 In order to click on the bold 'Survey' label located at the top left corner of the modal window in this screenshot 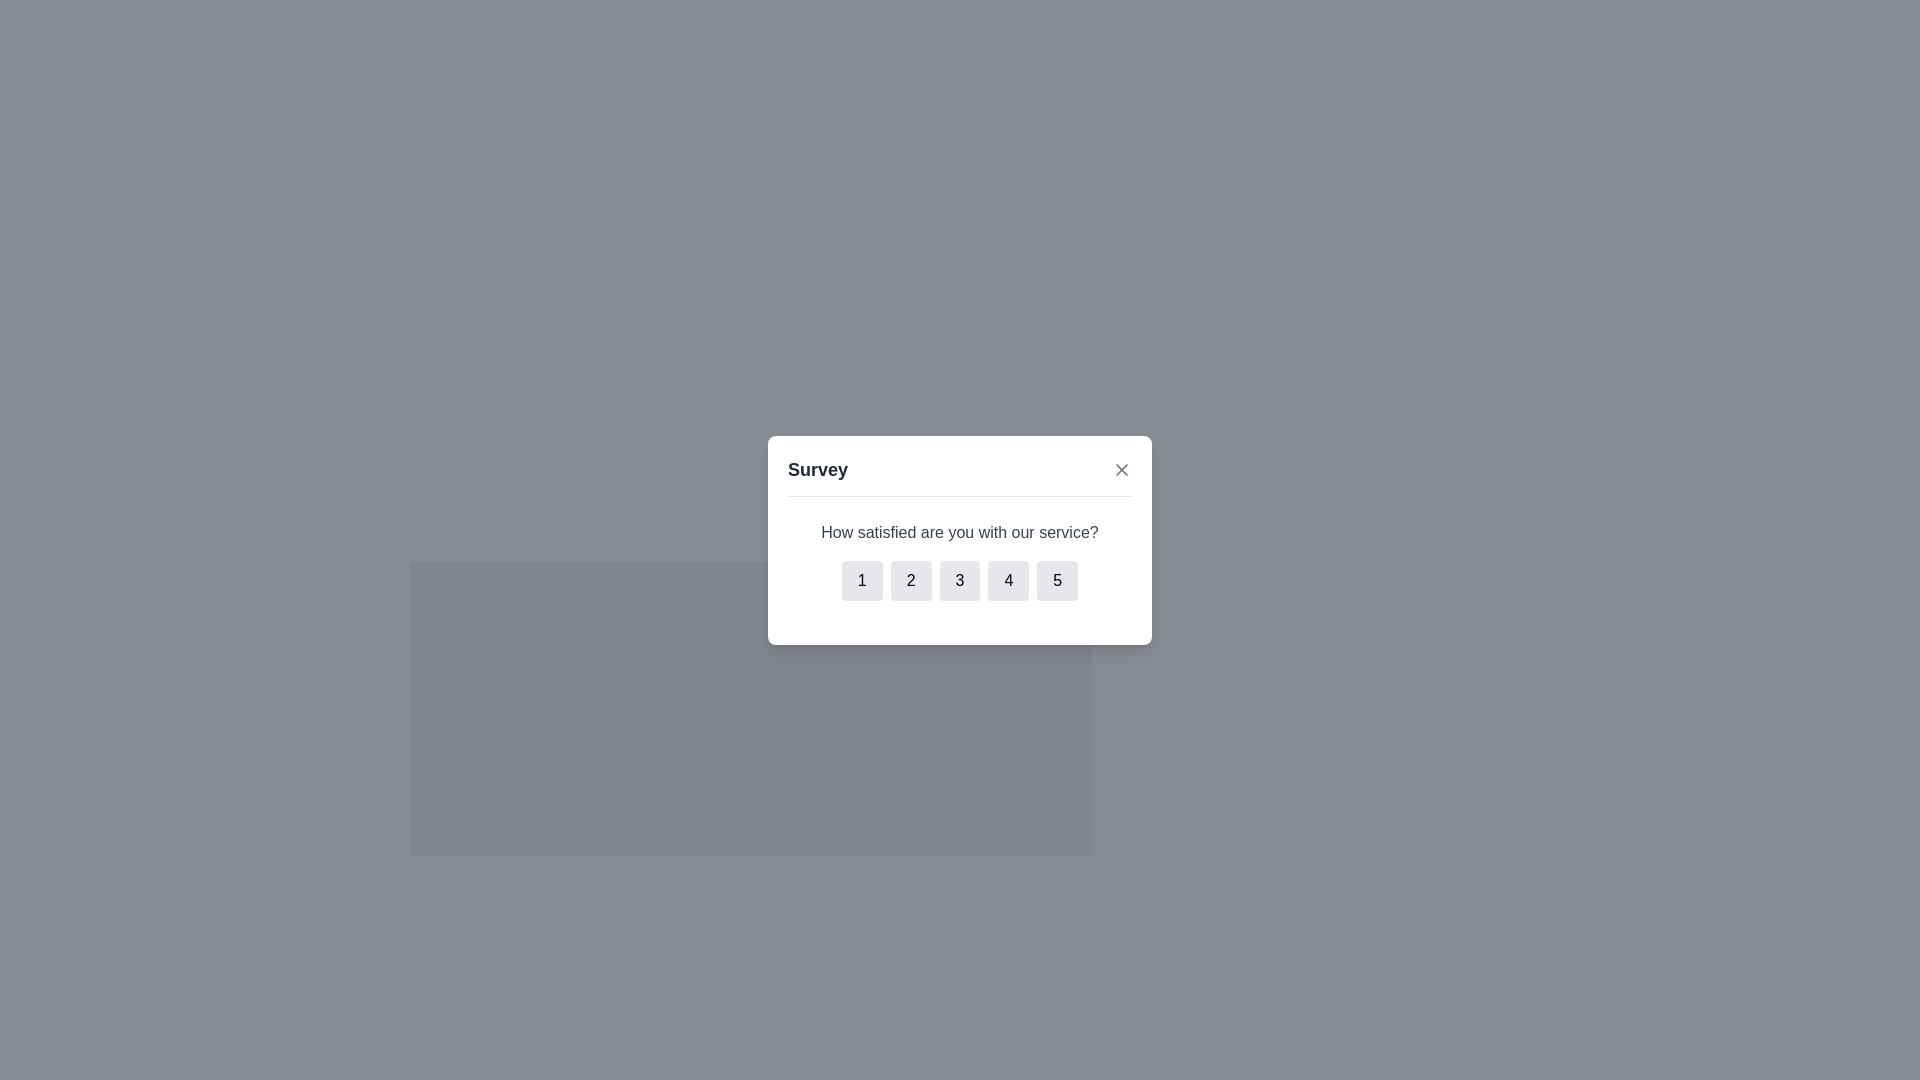, I will do `click(818, 469)`.